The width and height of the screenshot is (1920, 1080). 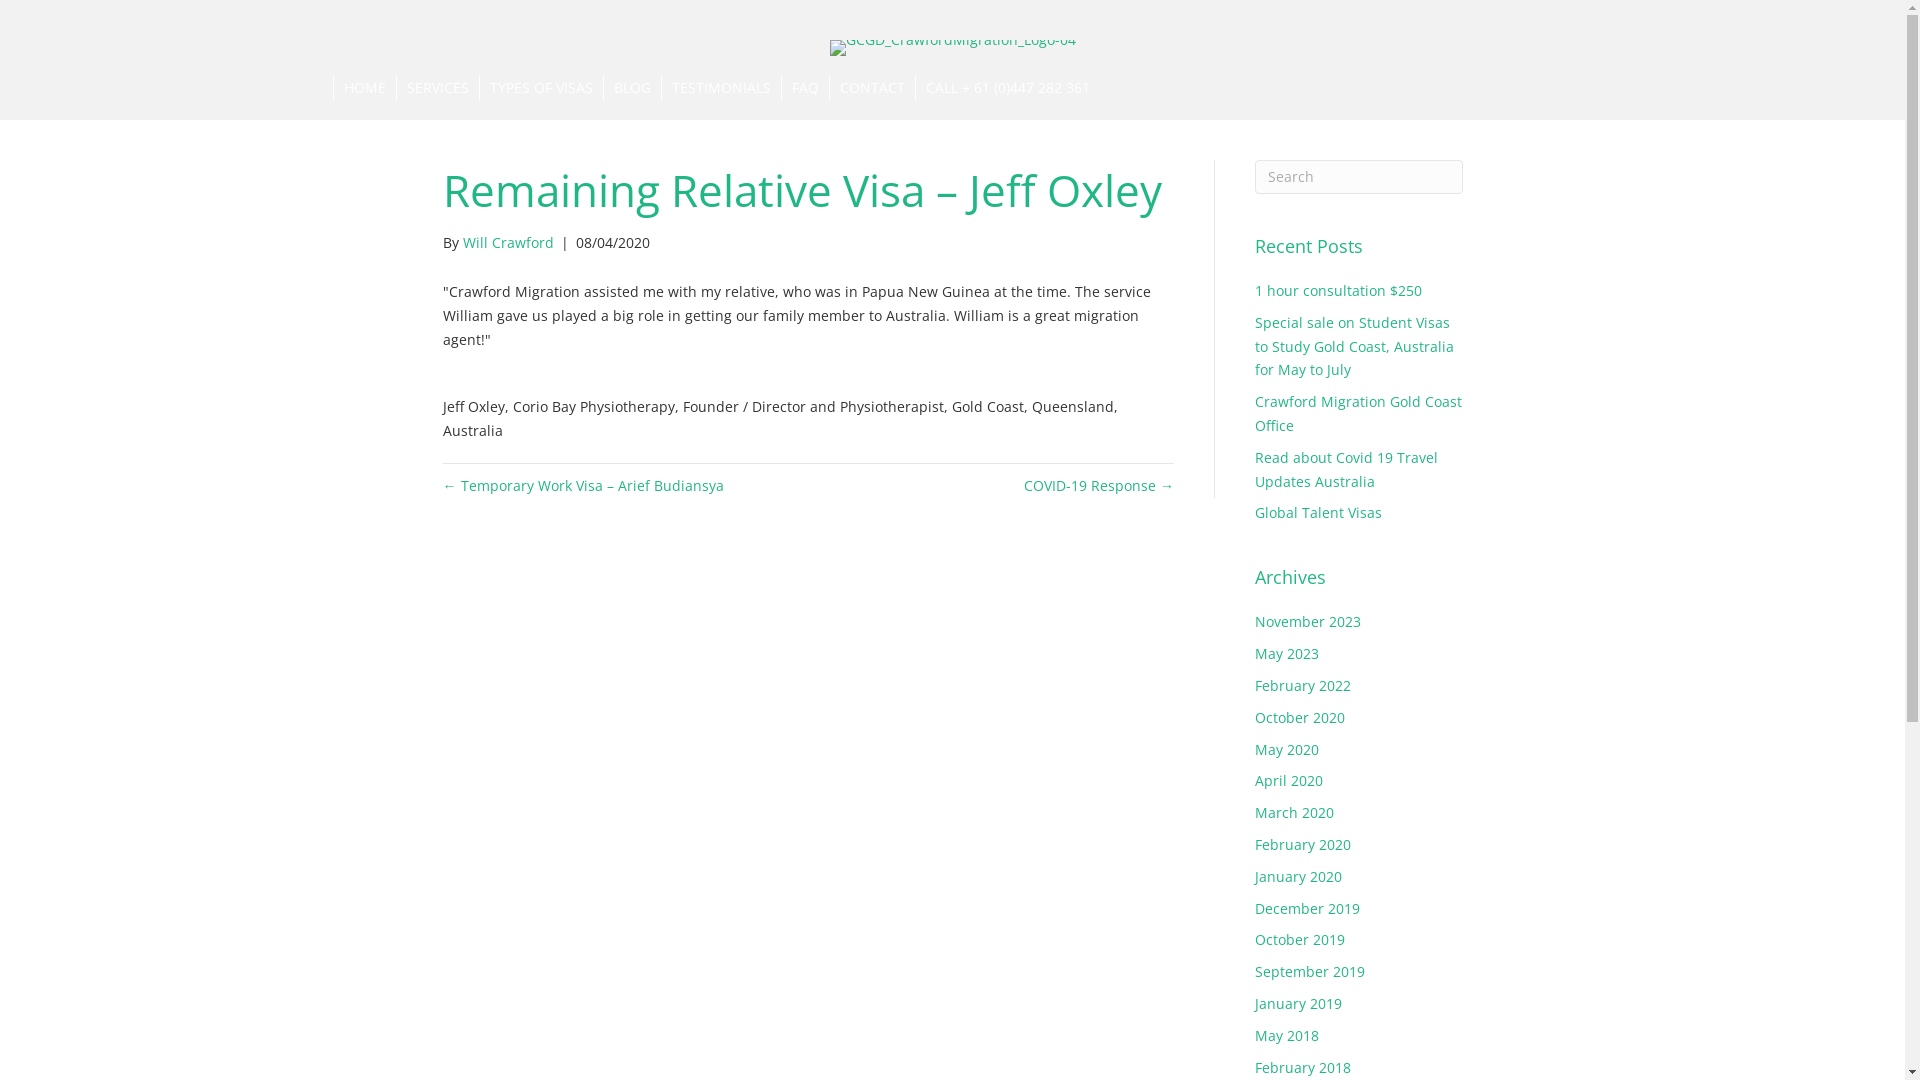 I want to click on 'March 2020', so click(x=1253, y=812).